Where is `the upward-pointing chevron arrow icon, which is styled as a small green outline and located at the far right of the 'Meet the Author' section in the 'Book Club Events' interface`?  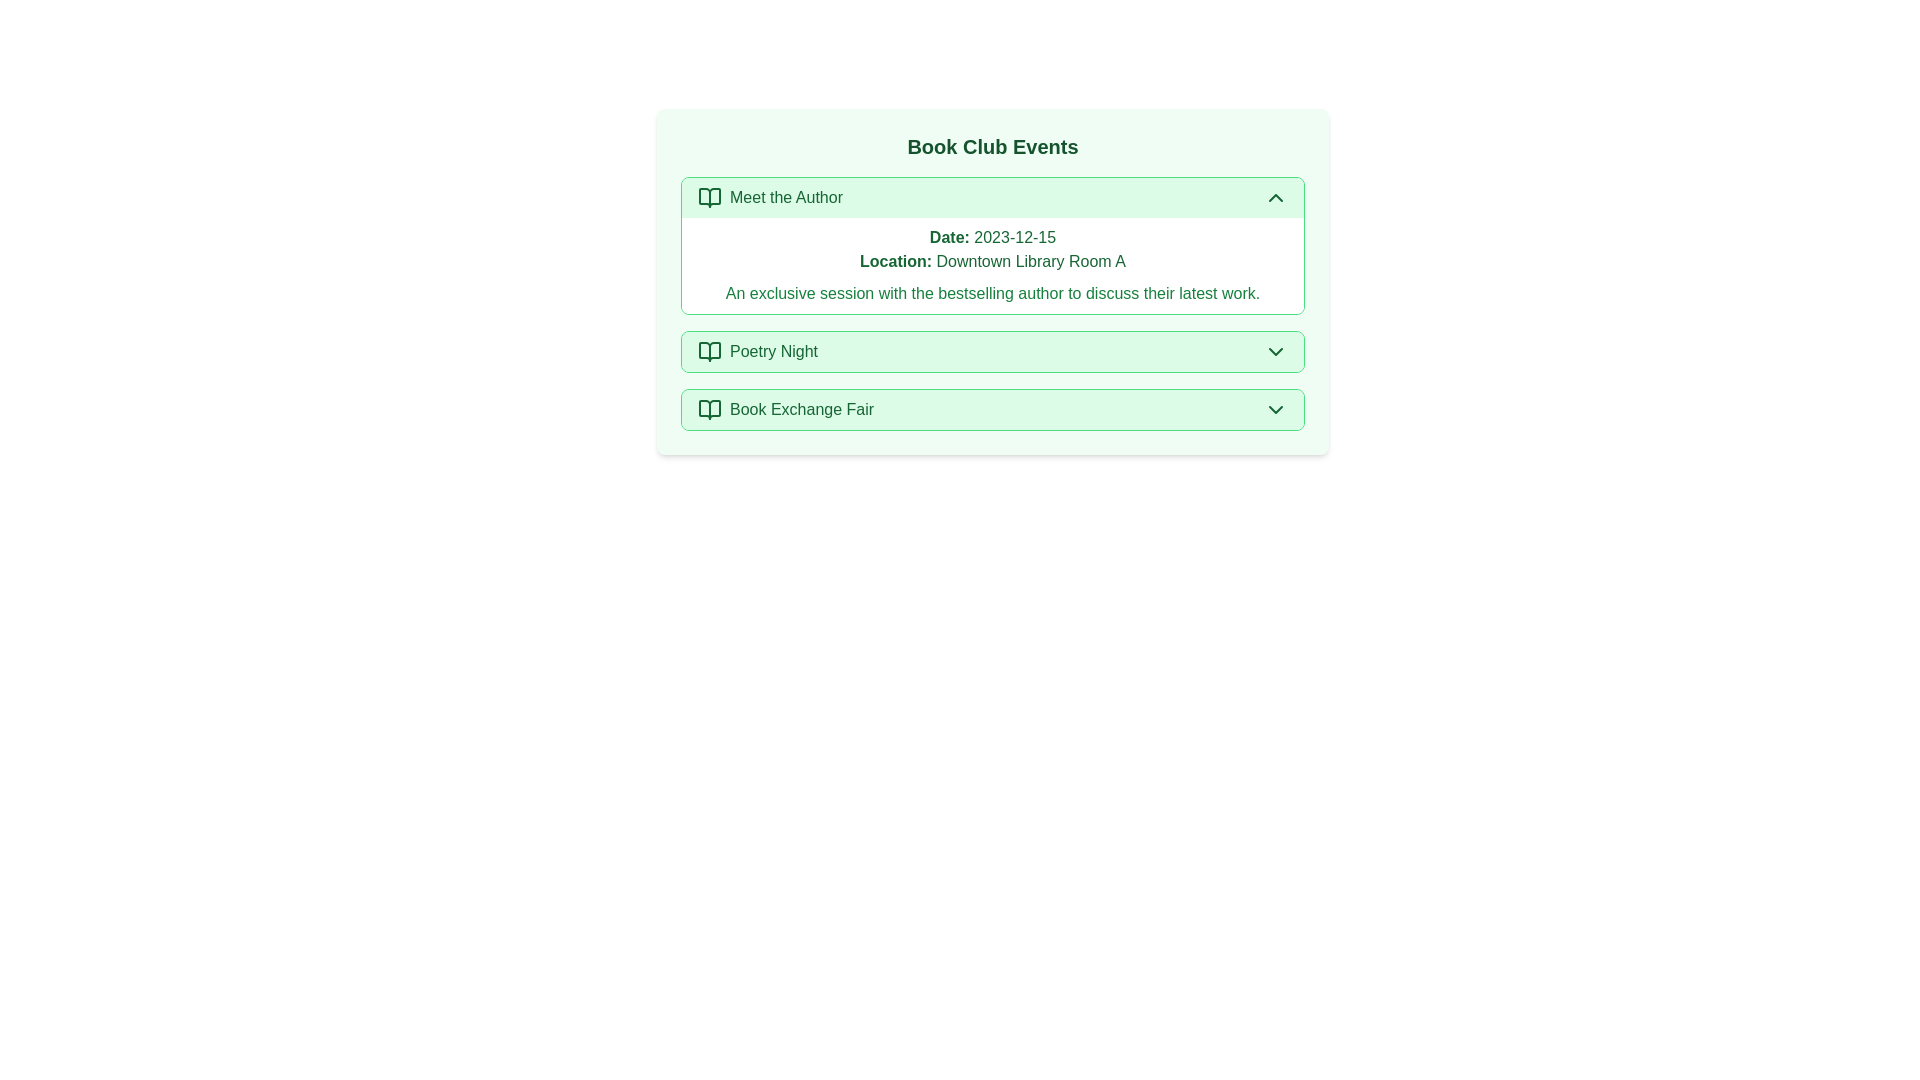
the upward-pointing chevron arrow icon, which is styled as a small green outline and located at the far right of the 'Meet the Author' section in the 'Book Club Events' interface is located at coordinates (1275, 197).